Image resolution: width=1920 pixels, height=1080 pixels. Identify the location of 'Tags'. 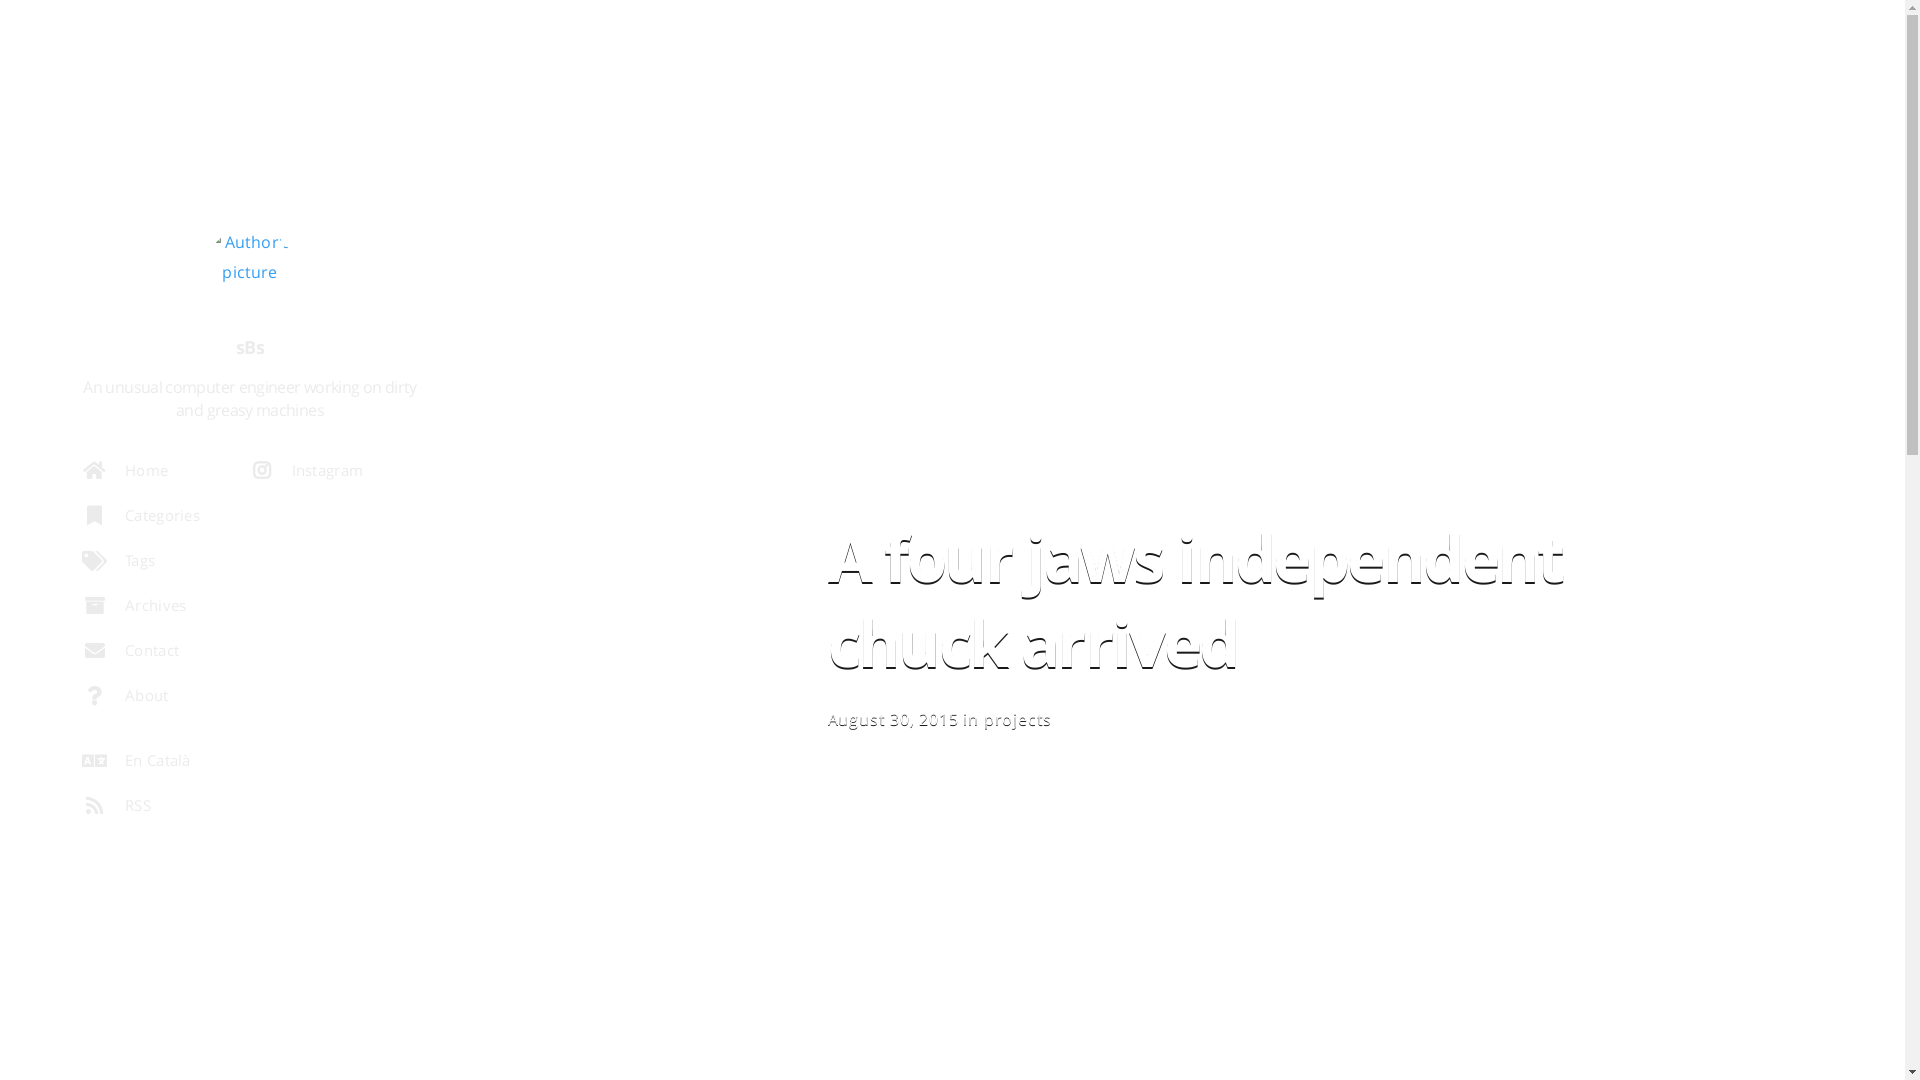
(152, 565).